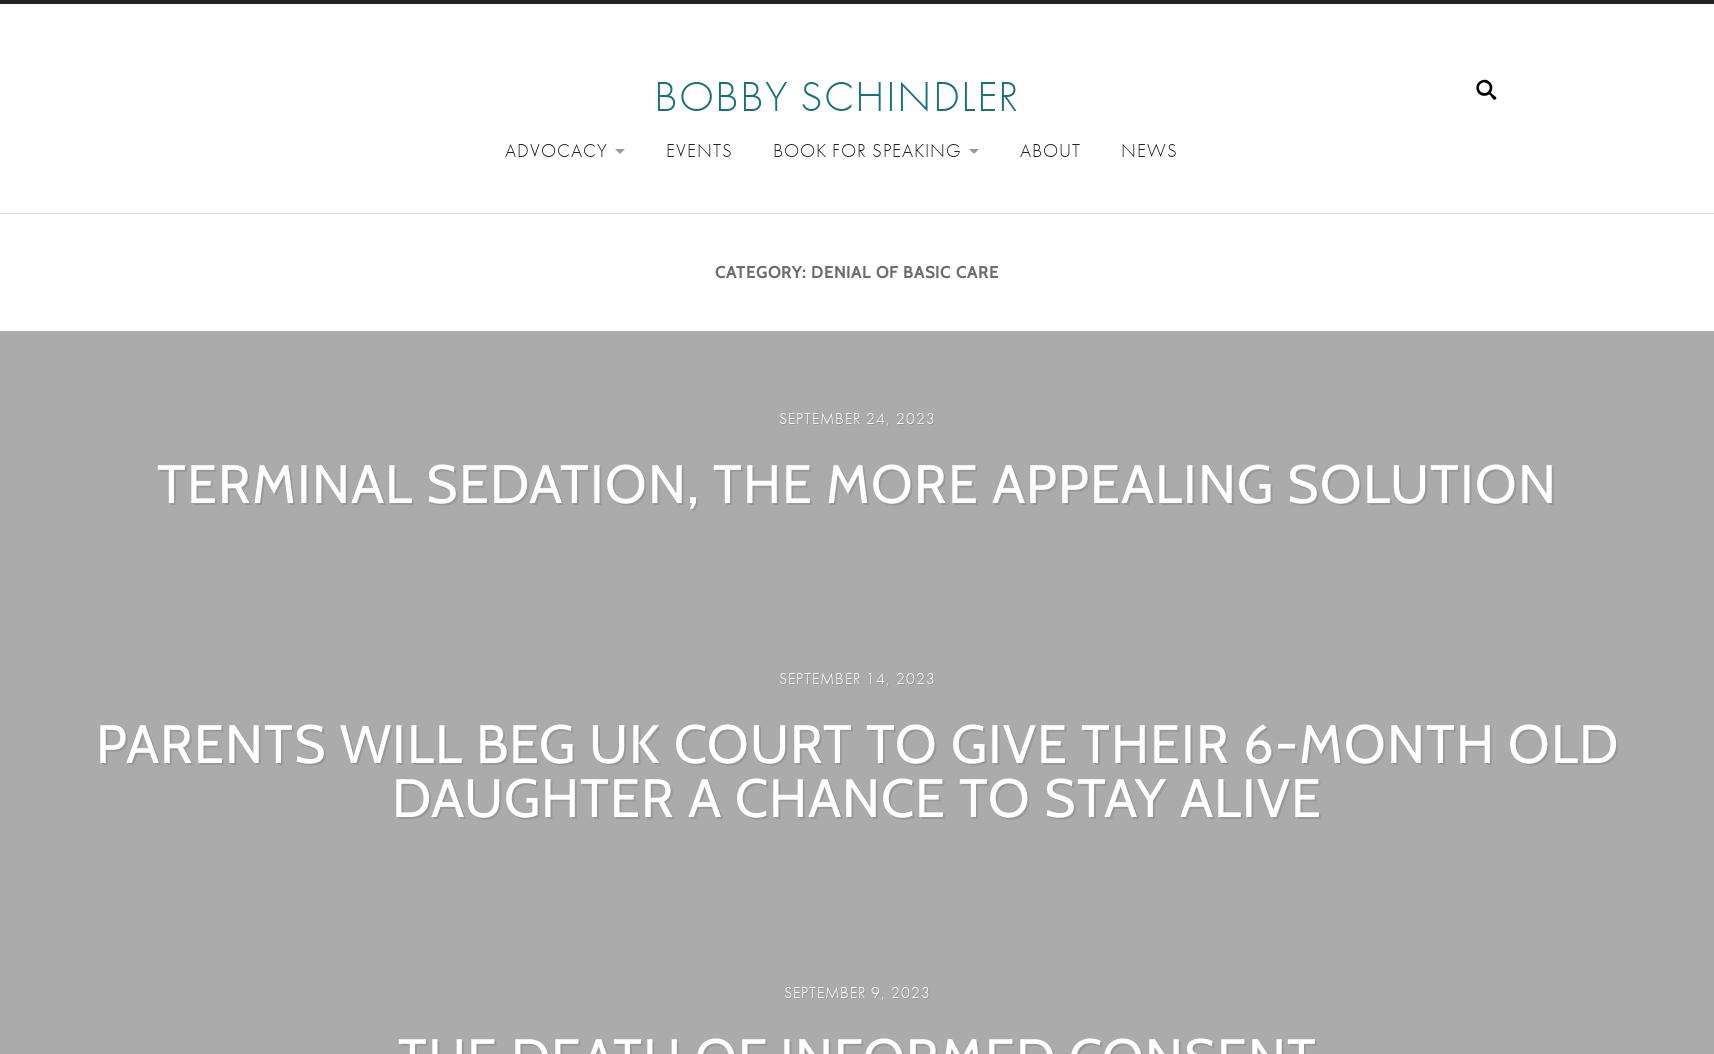 This screenshot has height=1054, width=1714. What do you see at coordinates (857, 482) in the screenshot?
I see `'Terminal Sedation, the More Appealing Solution'` at bounding box center [857, 482].